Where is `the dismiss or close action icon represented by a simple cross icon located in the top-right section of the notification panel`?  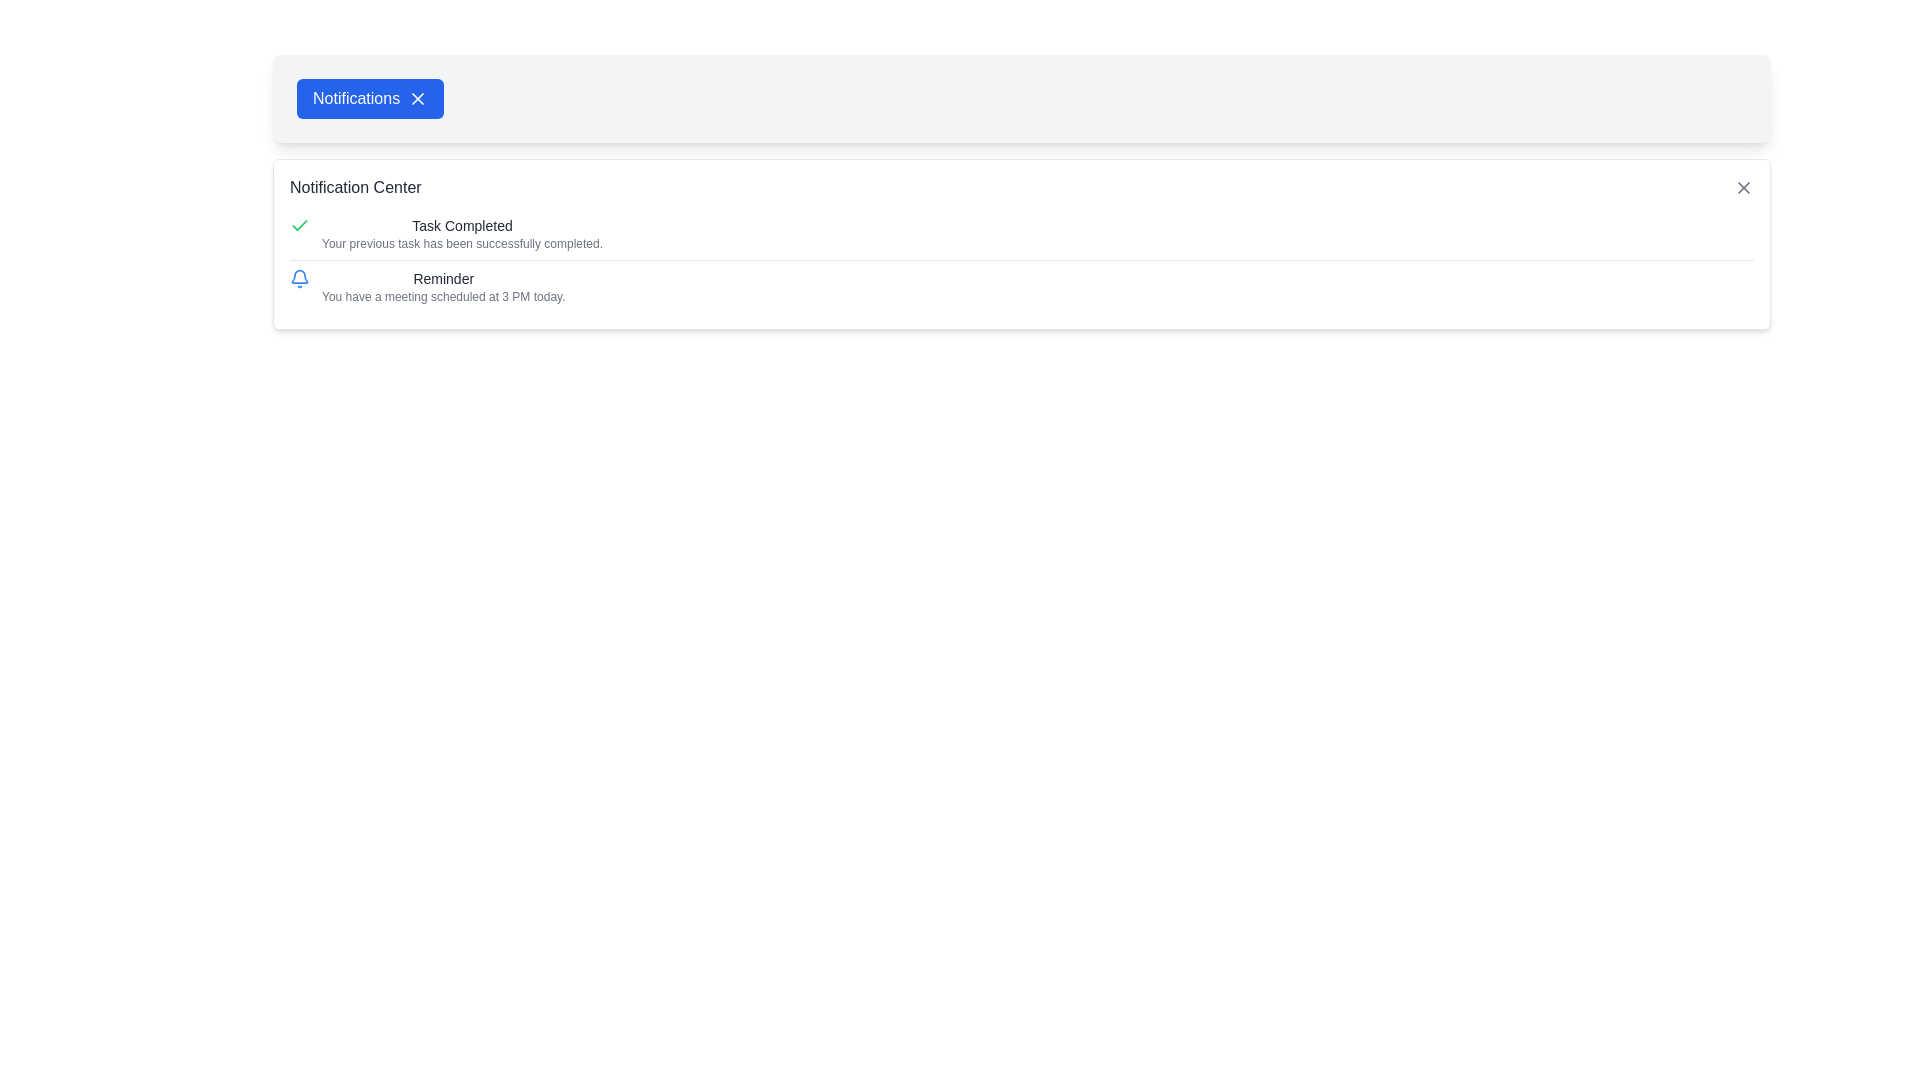
the dismiss or close action icon represented by a simple cross icon located in the top-right section of the notification panel is located at coordinates (417, 99).